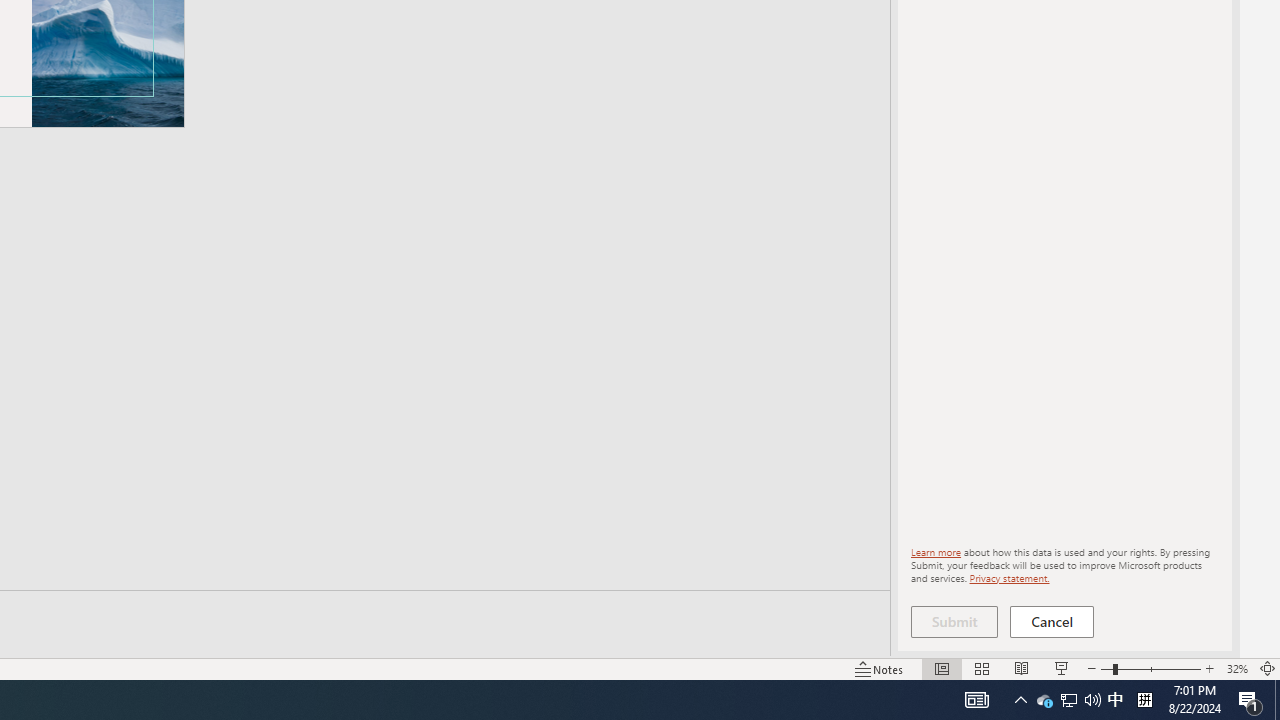  I want to click on 'Zoom In', so click(1208, 669).